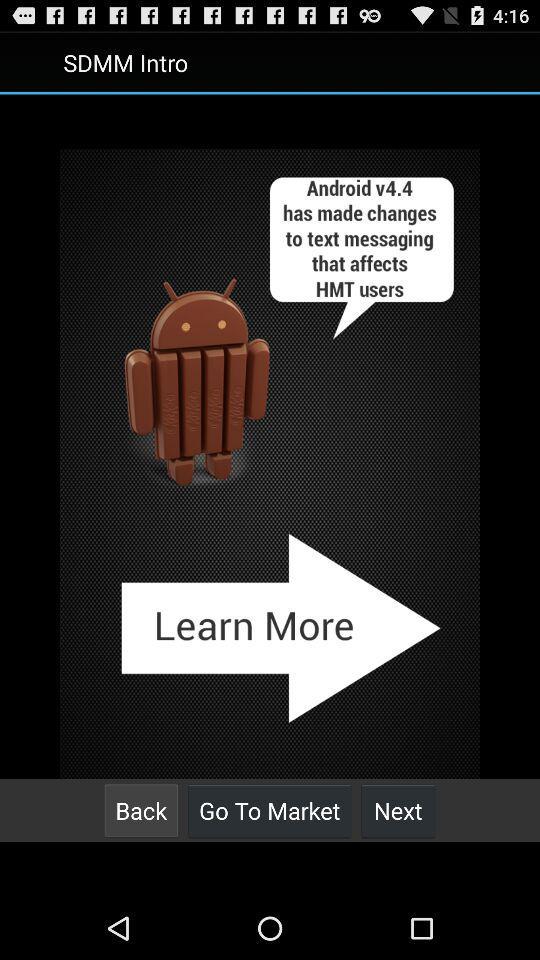 Image resolution: width=540 pixels, height=960 pixels. What do you see at coordinates (398, 810) in the screenshot?
I see `the button to the right of go to market icon` at bounding box center [398, 810].